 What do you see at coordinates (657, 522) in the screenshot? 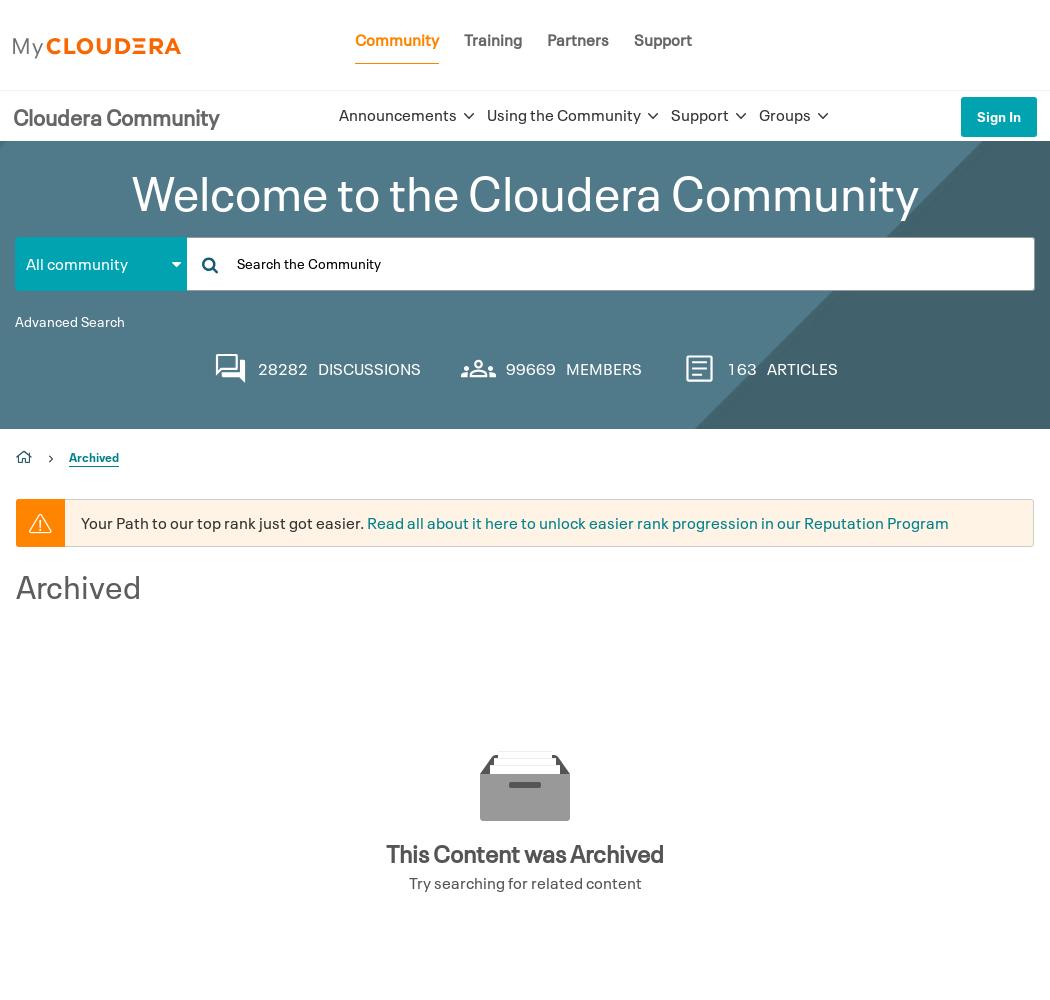
I see `'Read all about it here to unlock easier rank progression in our Reputation Program'` at bounding box center [657, 522].